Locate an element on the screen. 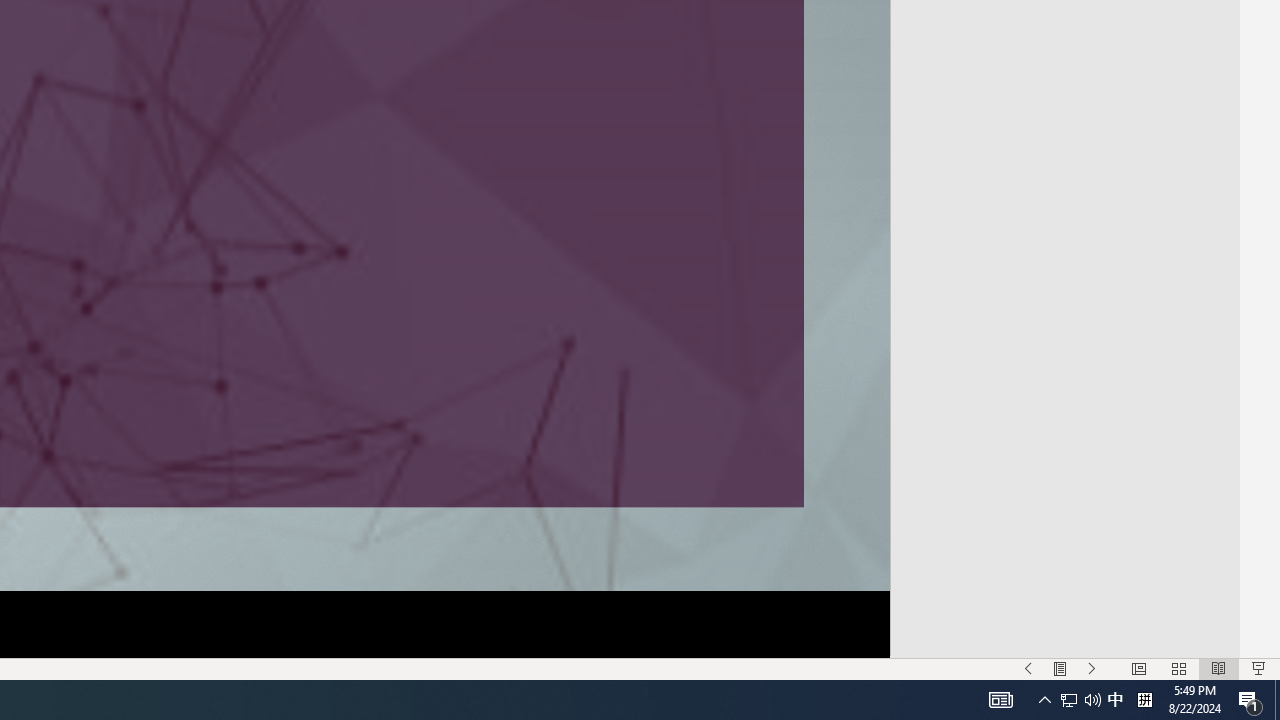  'Slide Show Next On' is located at coordinates (1091, 669).